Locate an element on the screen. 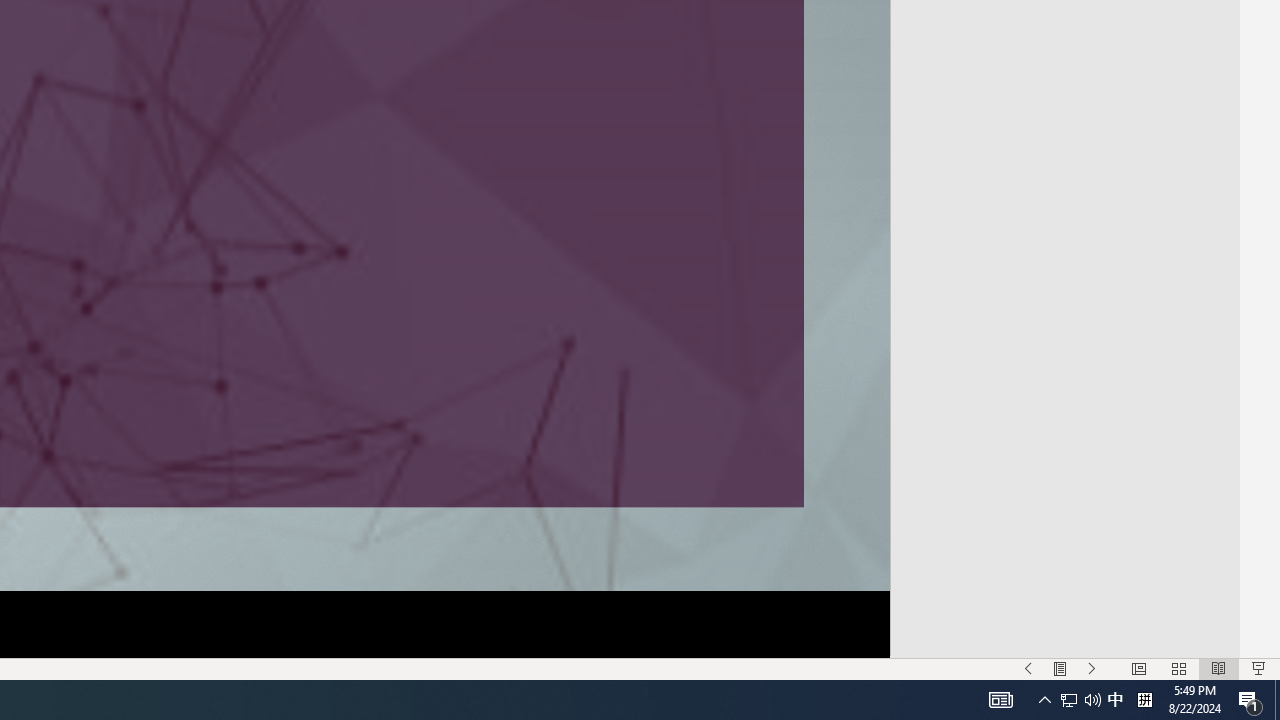  'Slide Show Next On' is located at coordinates (1091, 669).